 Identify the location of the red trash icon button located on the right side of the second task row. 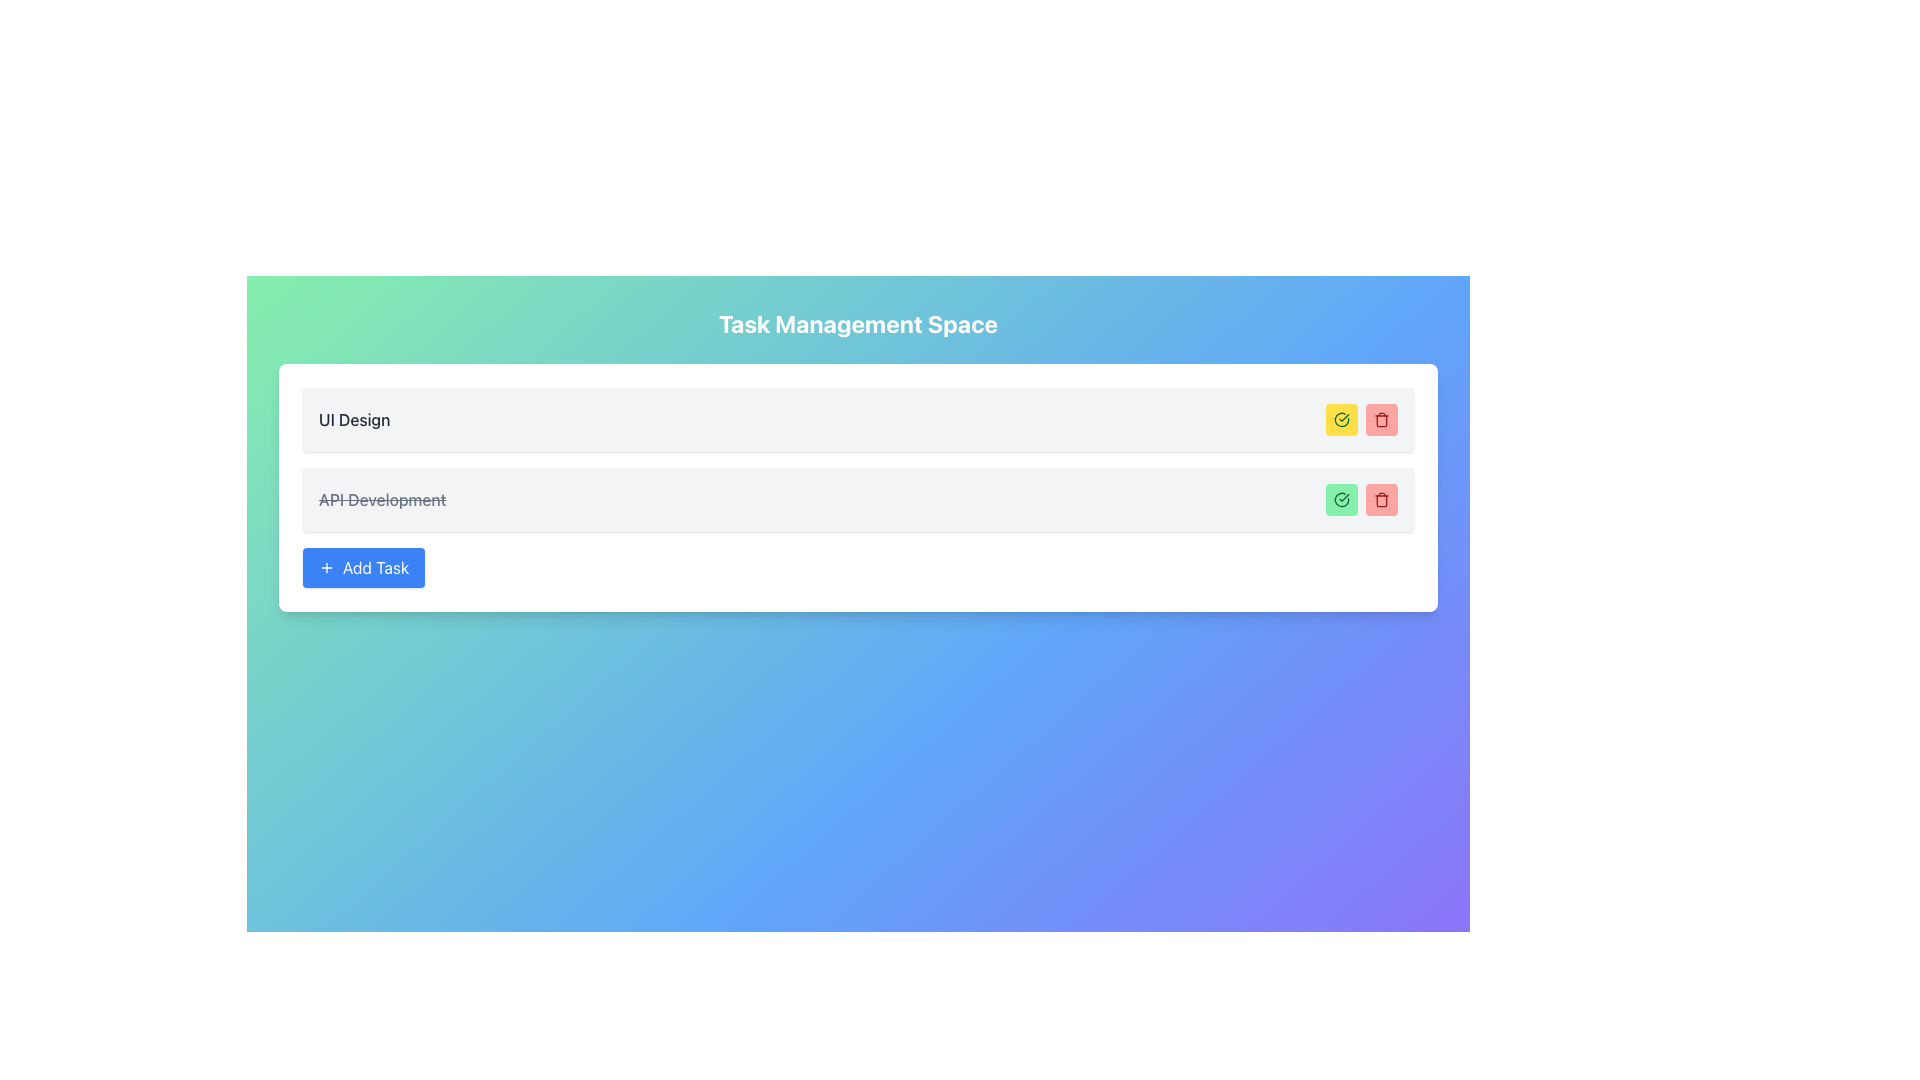
(1381, 419).